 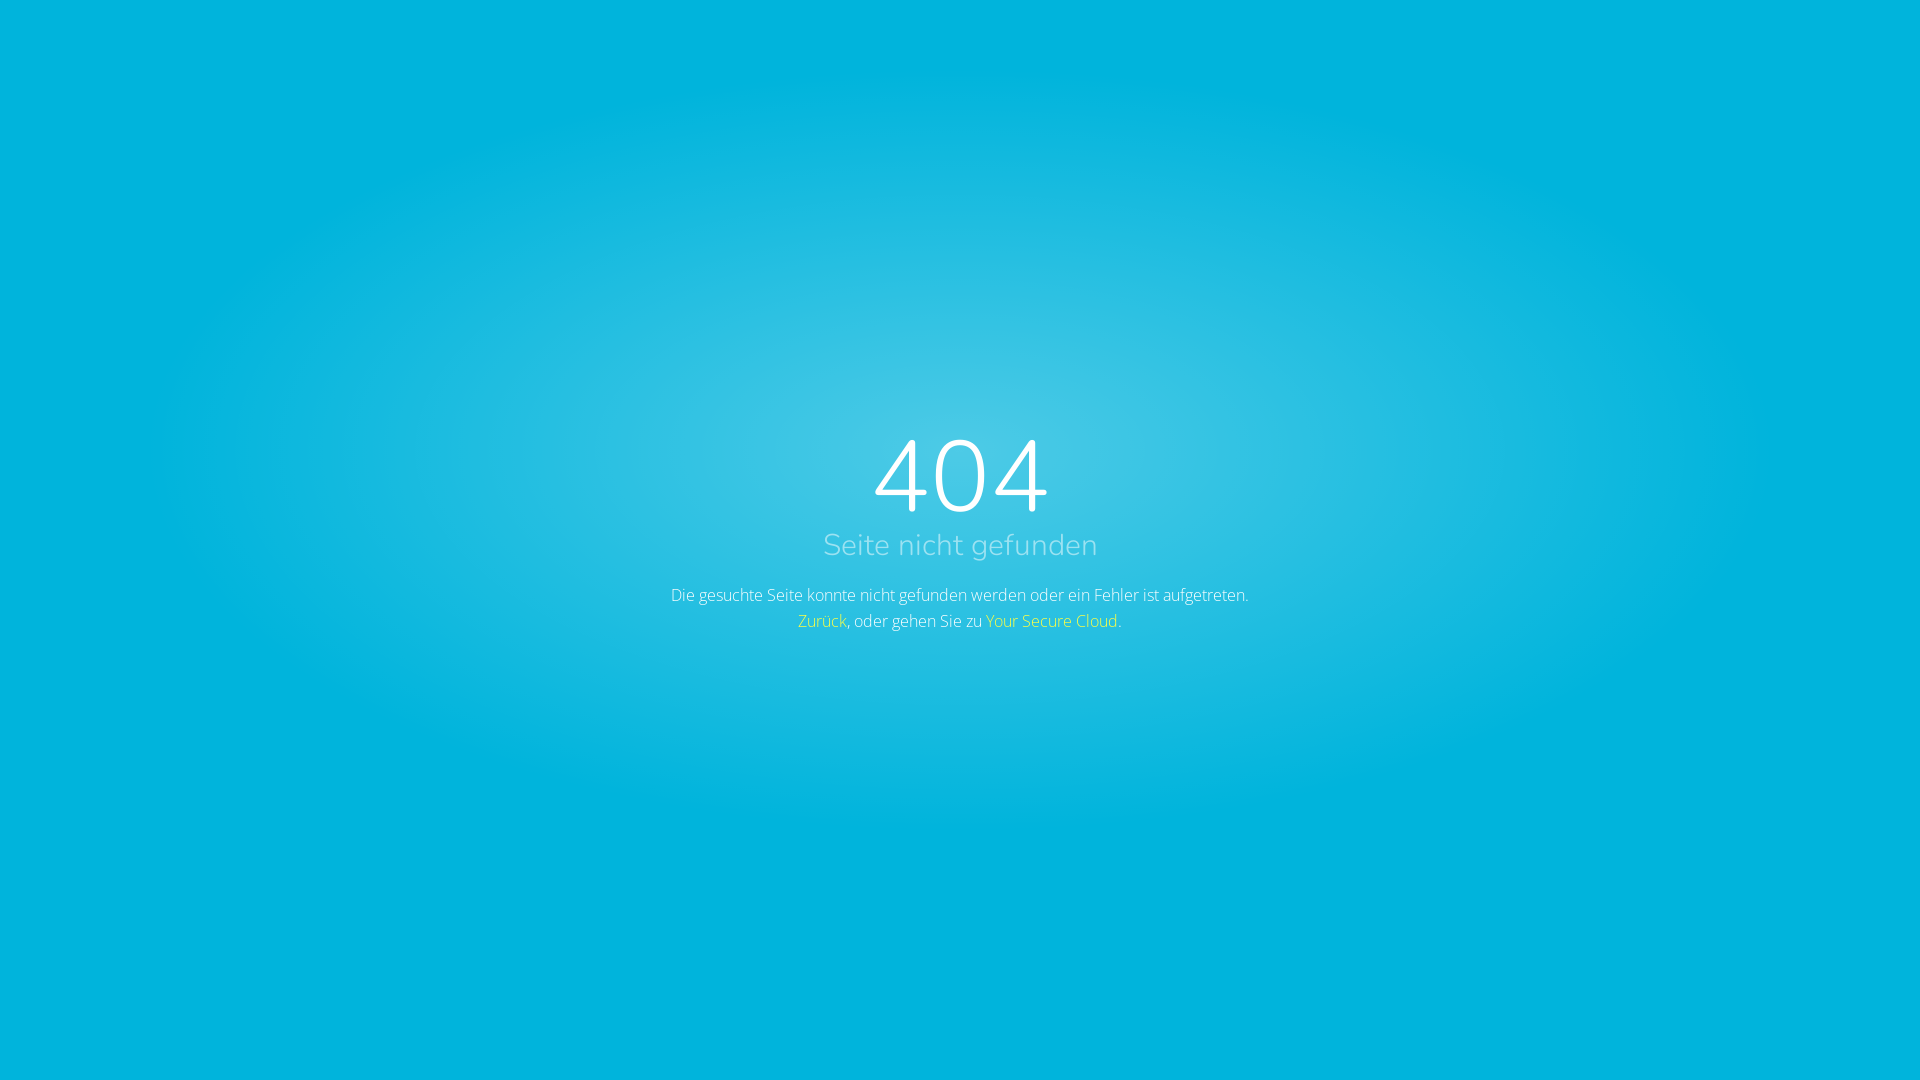 I want to click on 'Your Secure Cloud', so click(x=1050, y=620).